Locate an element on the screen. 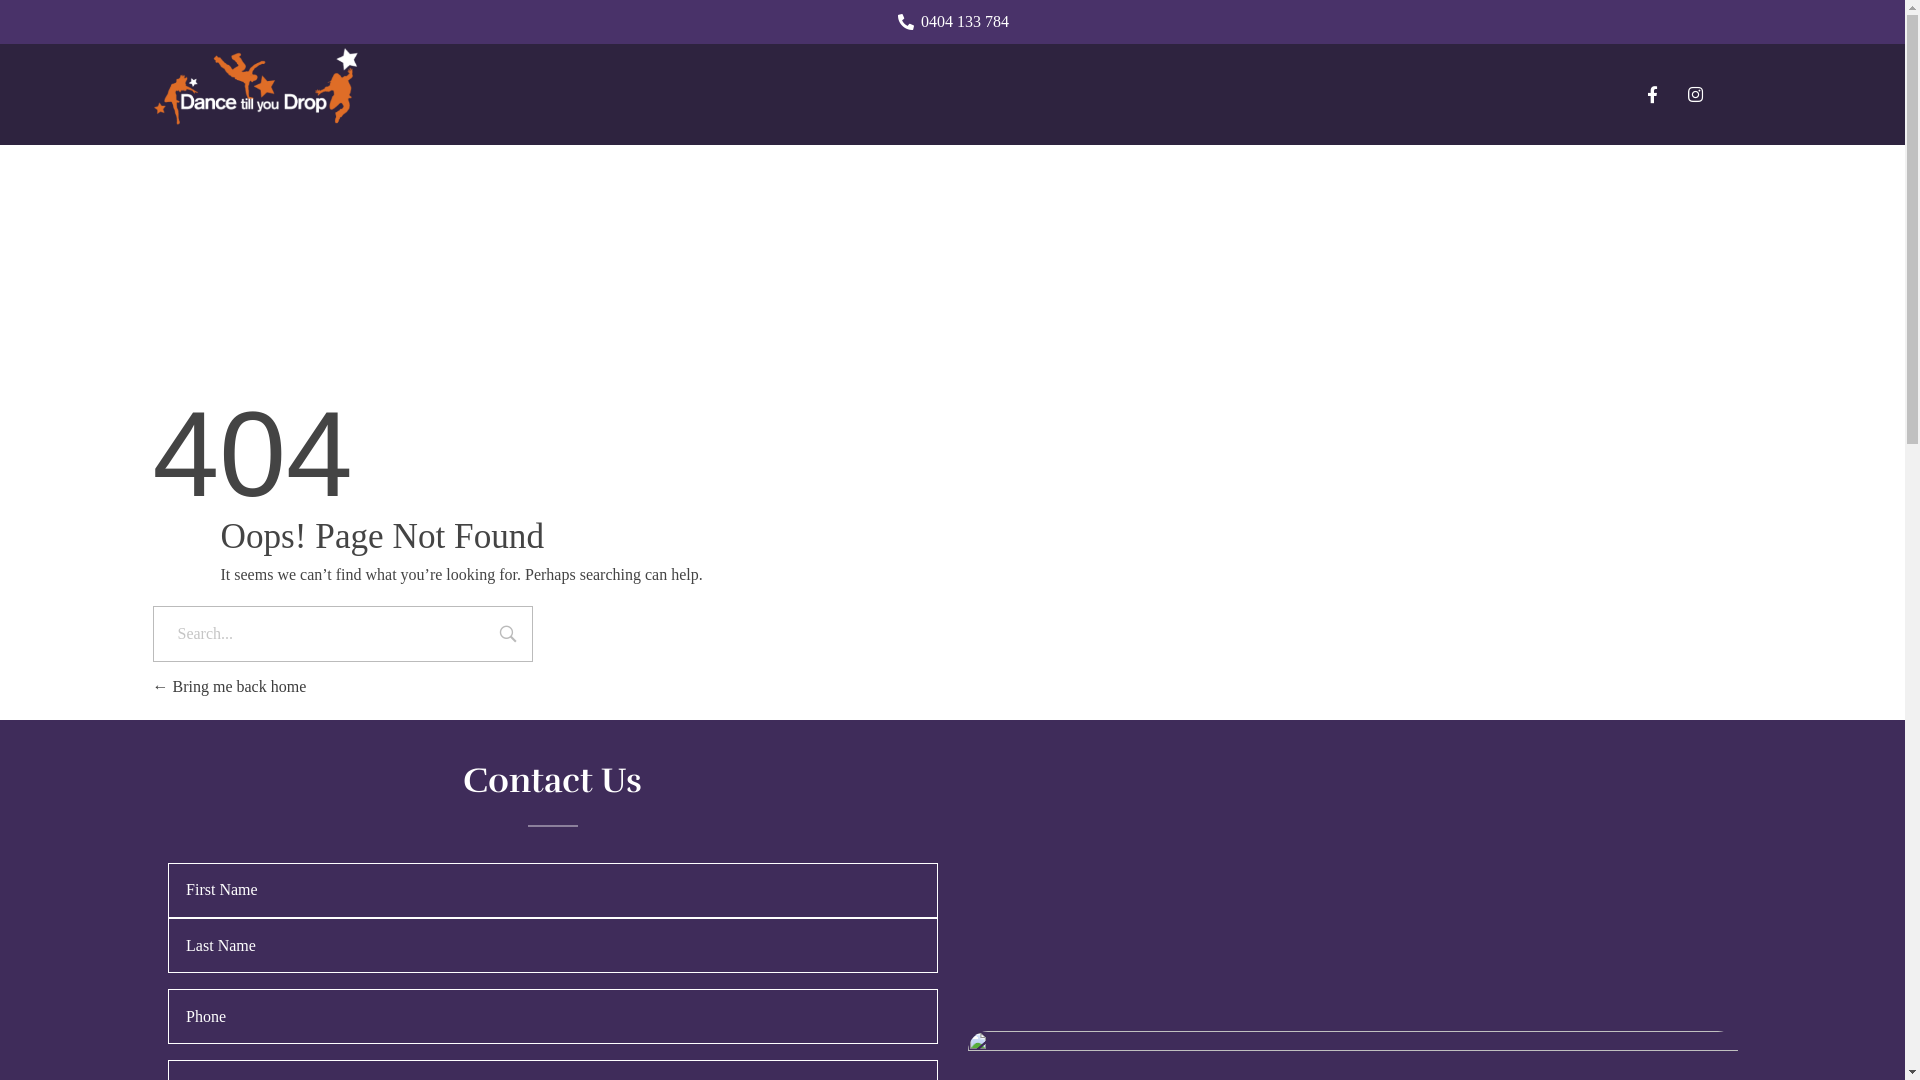  'Search' is located at coordinates (508, 636).